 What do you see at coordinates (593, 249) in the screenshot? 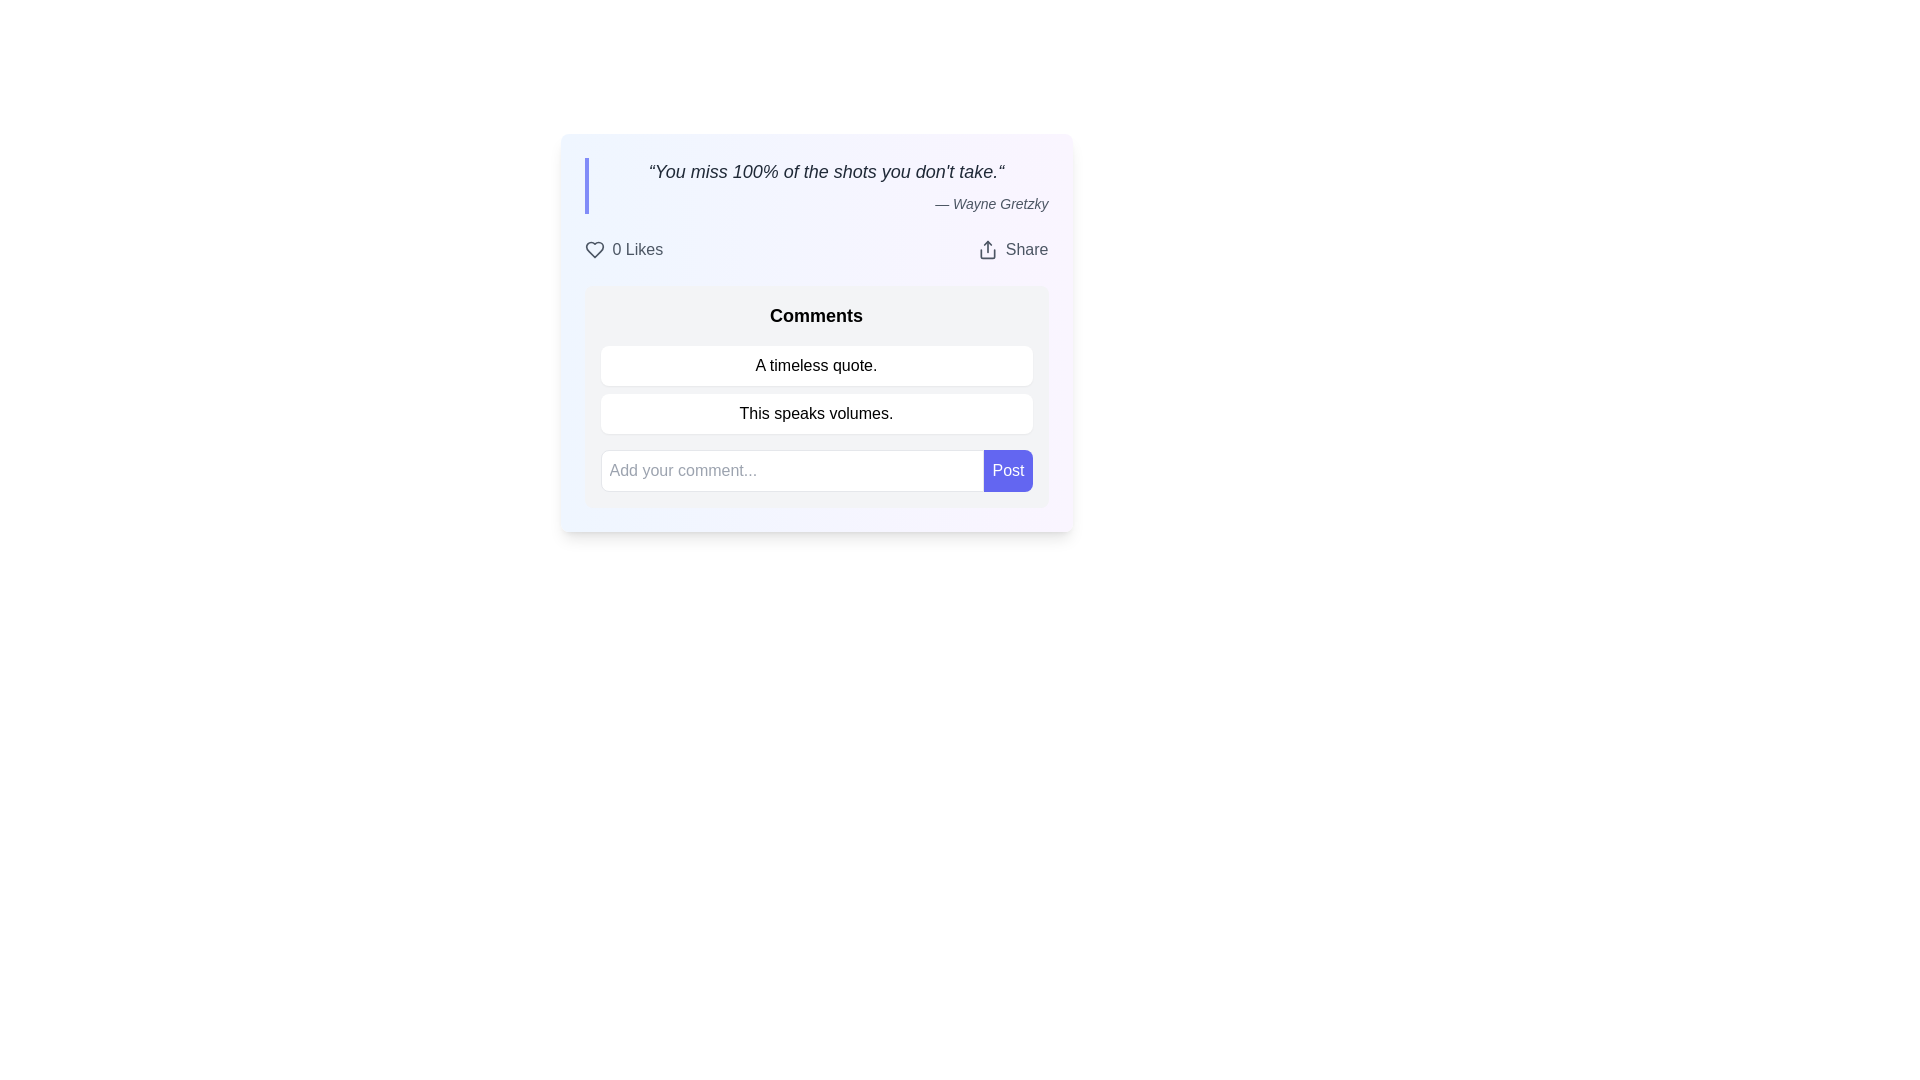
I see `the heart-shaped vector graphic icon located in the top-left section of the interface, adjacent to the '0 Likes' text, as part of the interface` at bounding box center [593, 249].